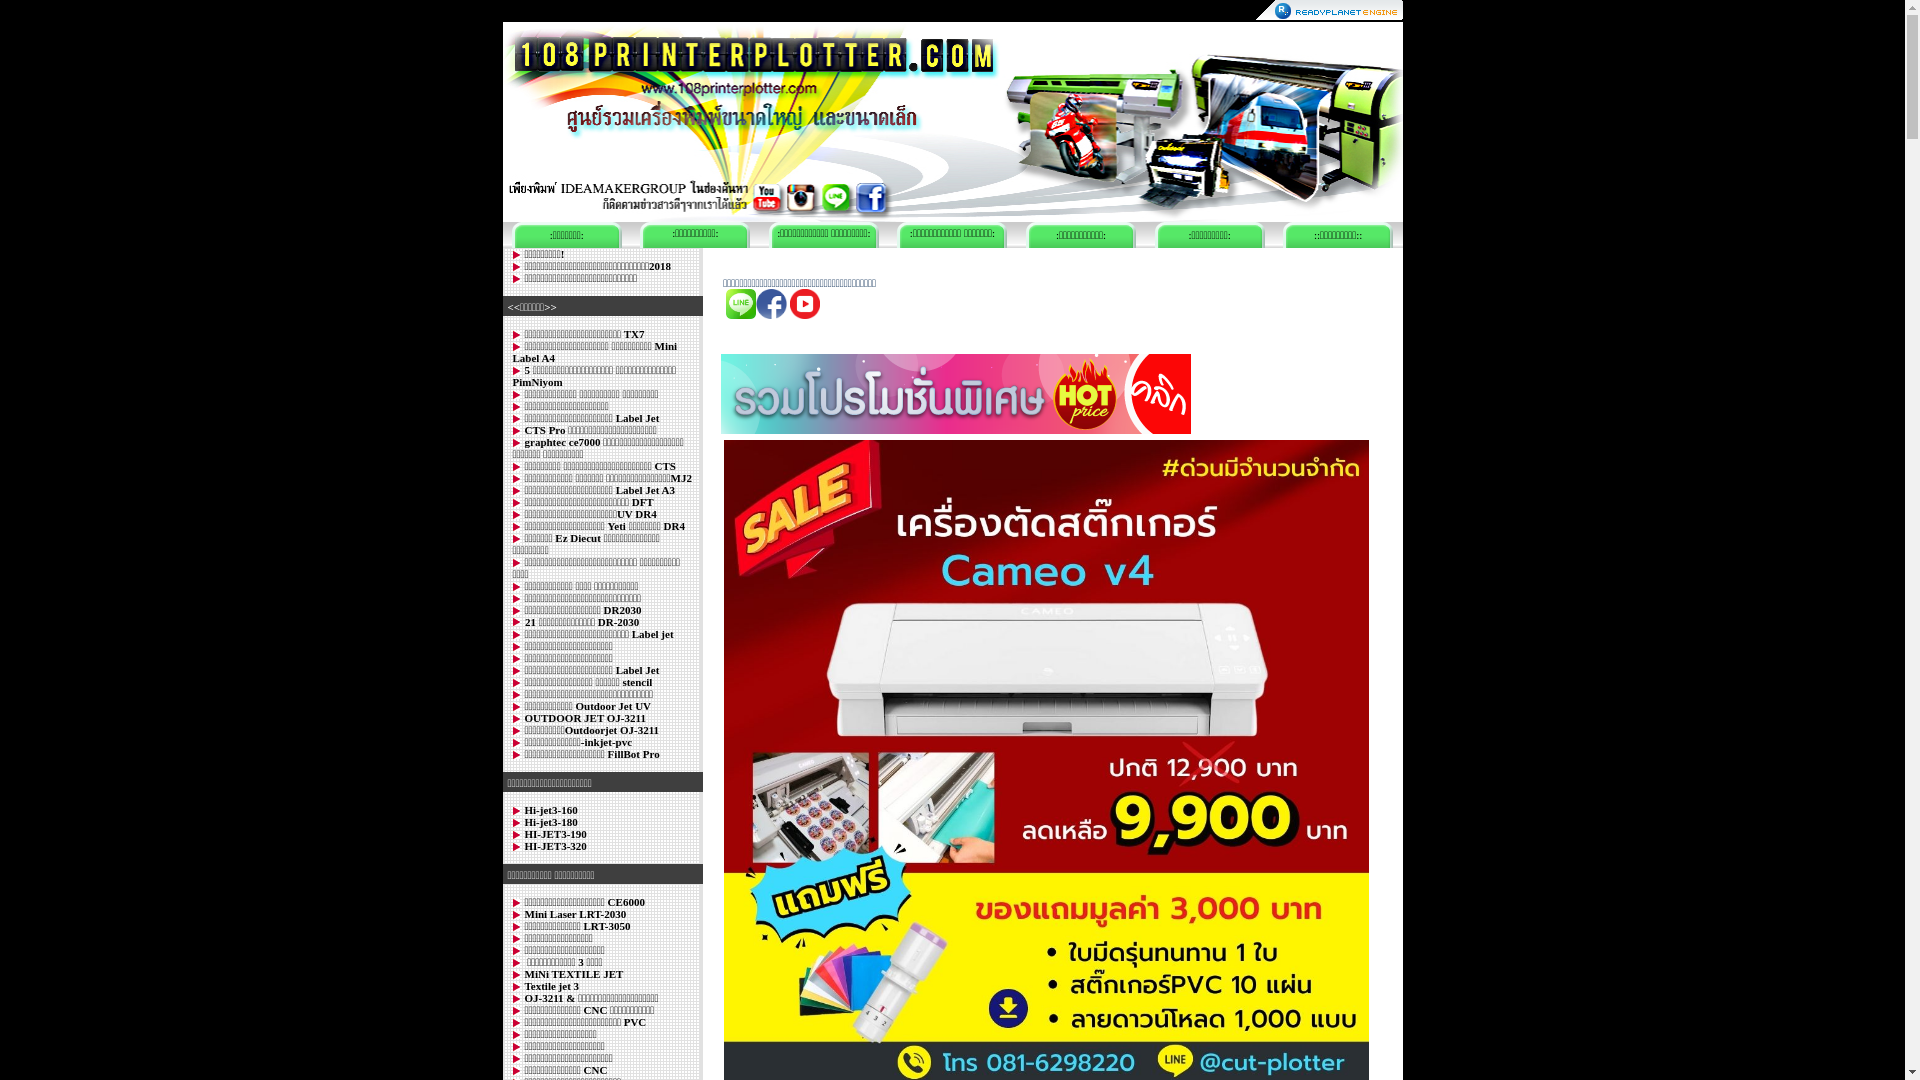  Describe the element at coordinates (574, 914) in the screenshot. I see `'Mini Laser LRT-2030'` at that location.